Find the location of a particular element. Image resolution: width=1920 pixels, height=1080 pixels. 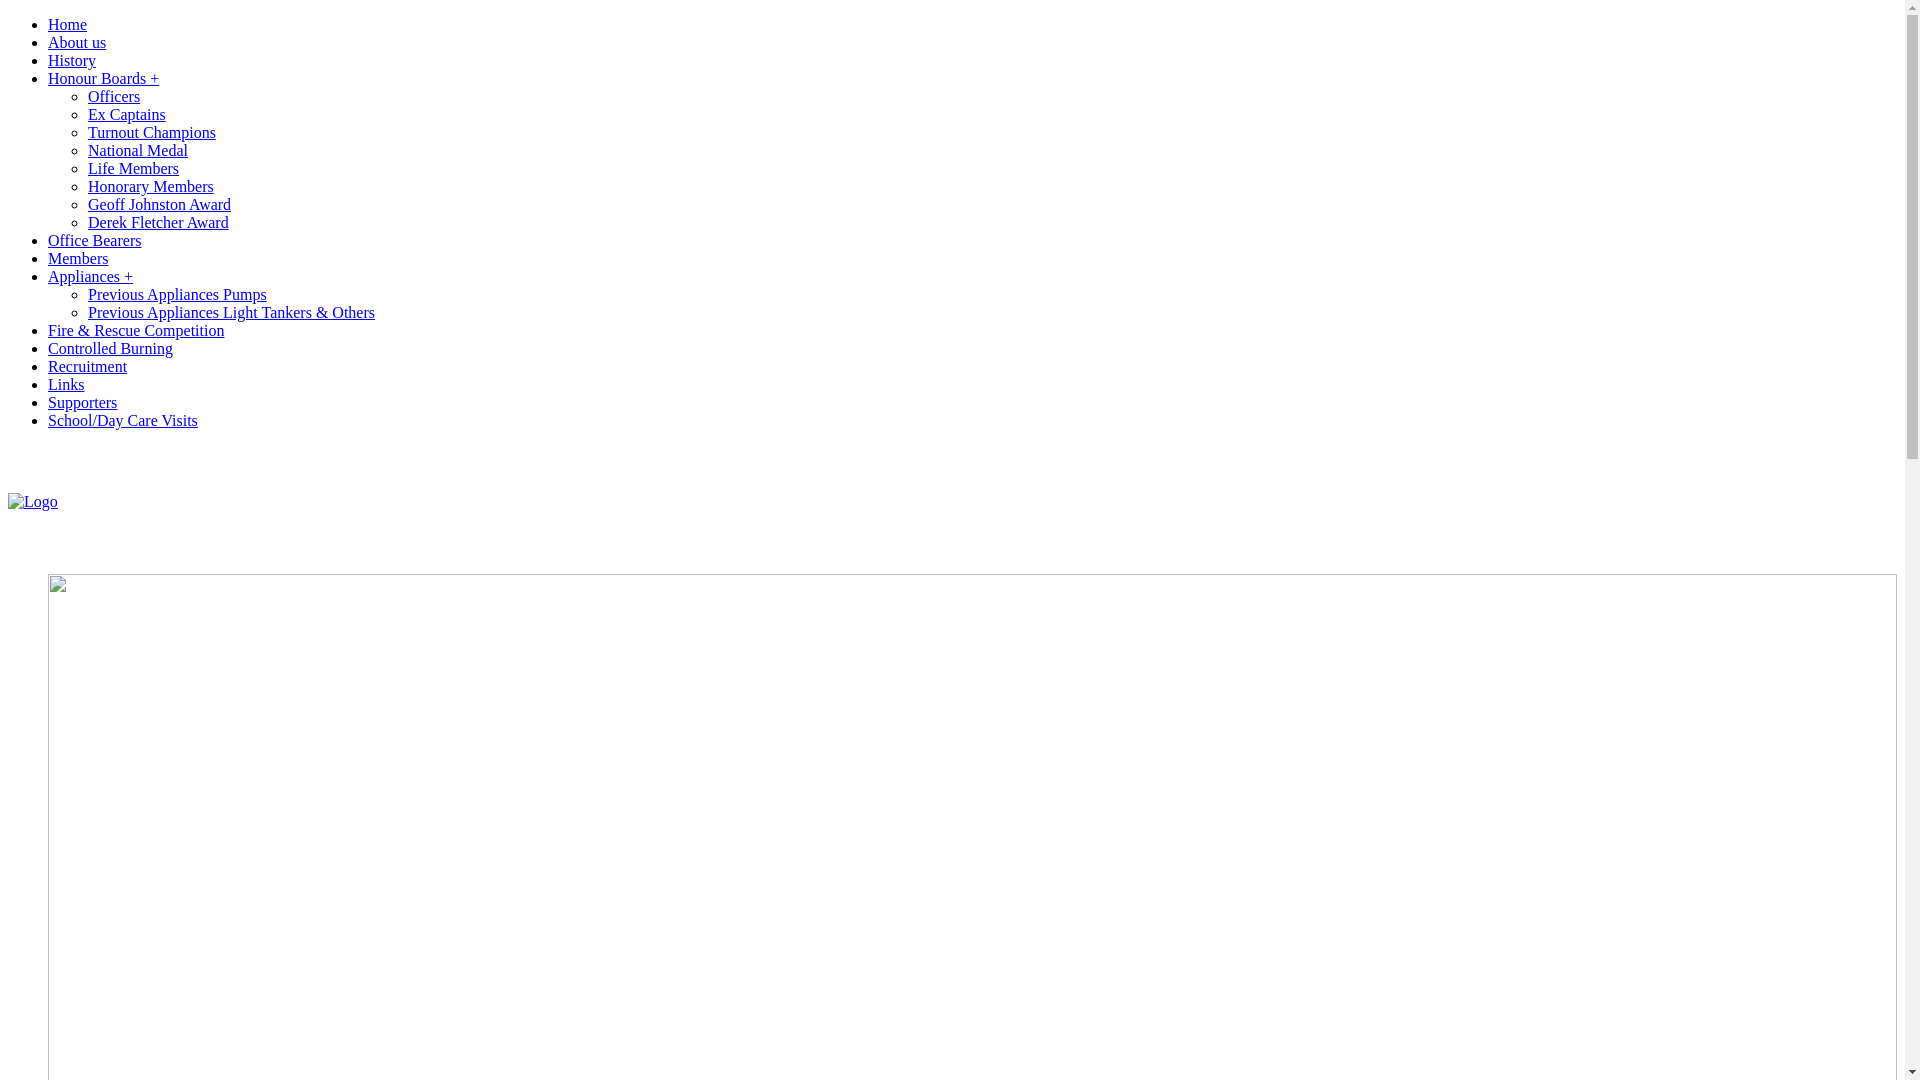

'Ex Captains' is located at coordinates (125, 114).